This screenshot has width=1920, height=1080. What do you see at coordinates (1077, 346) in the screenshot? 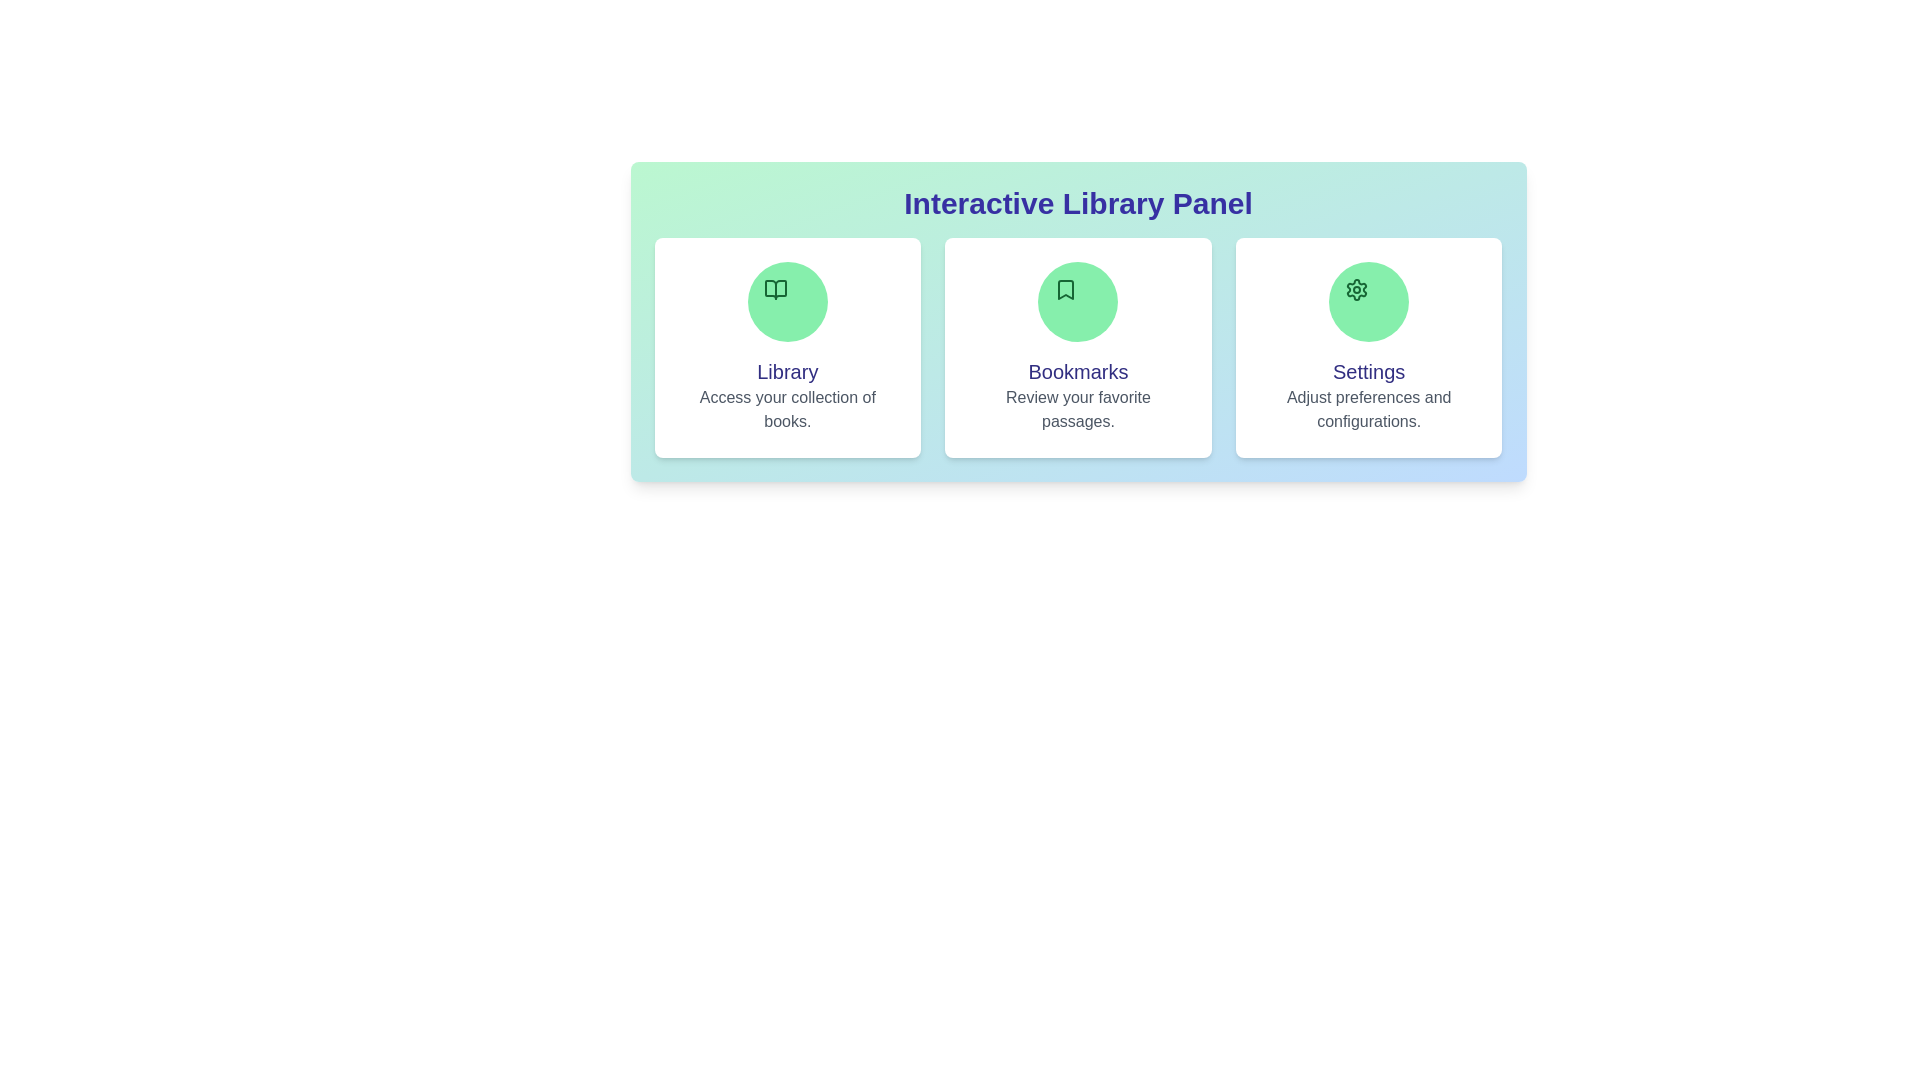
I see `the Bookmarks section to open contextual options` at bounding box center [1077, 346].